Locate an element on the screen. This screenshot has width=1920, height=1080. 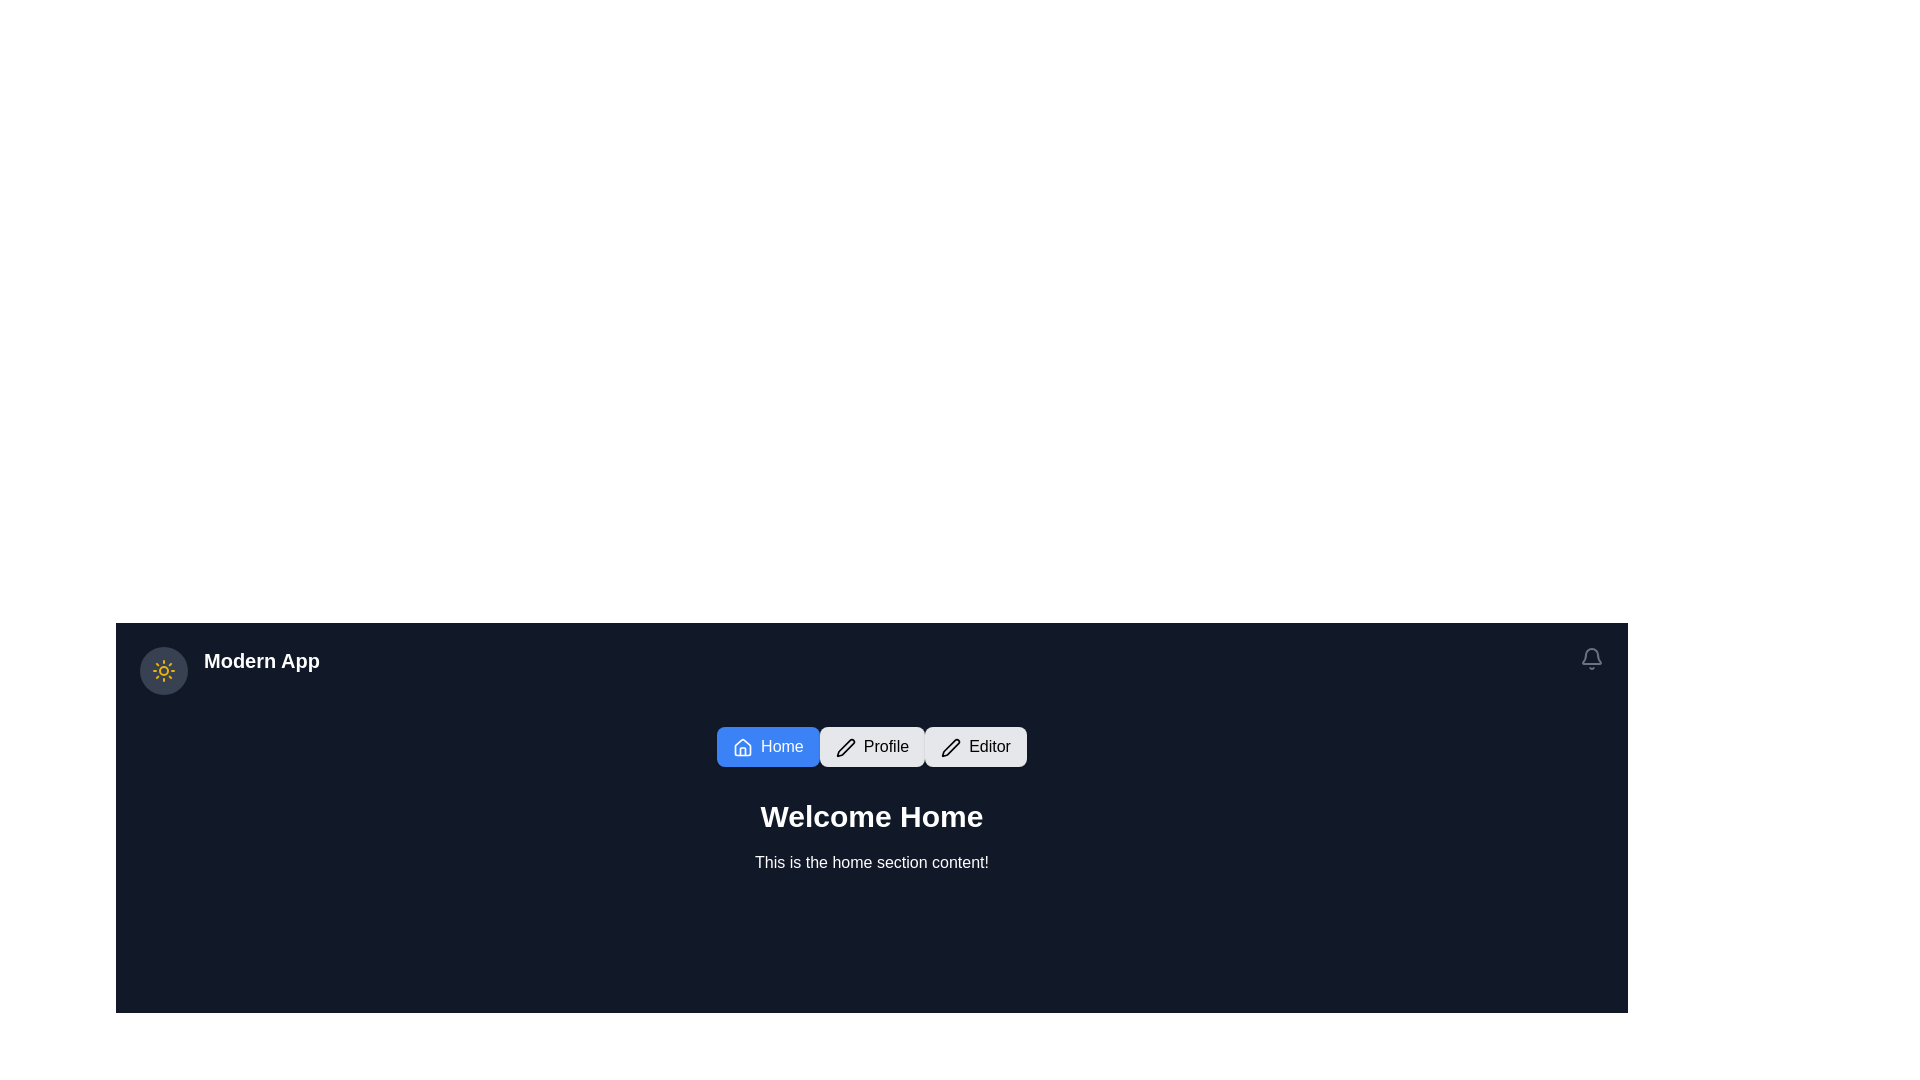
the 'Editor' button with rounded corners and a gray background is located at coordinates (975, 747).